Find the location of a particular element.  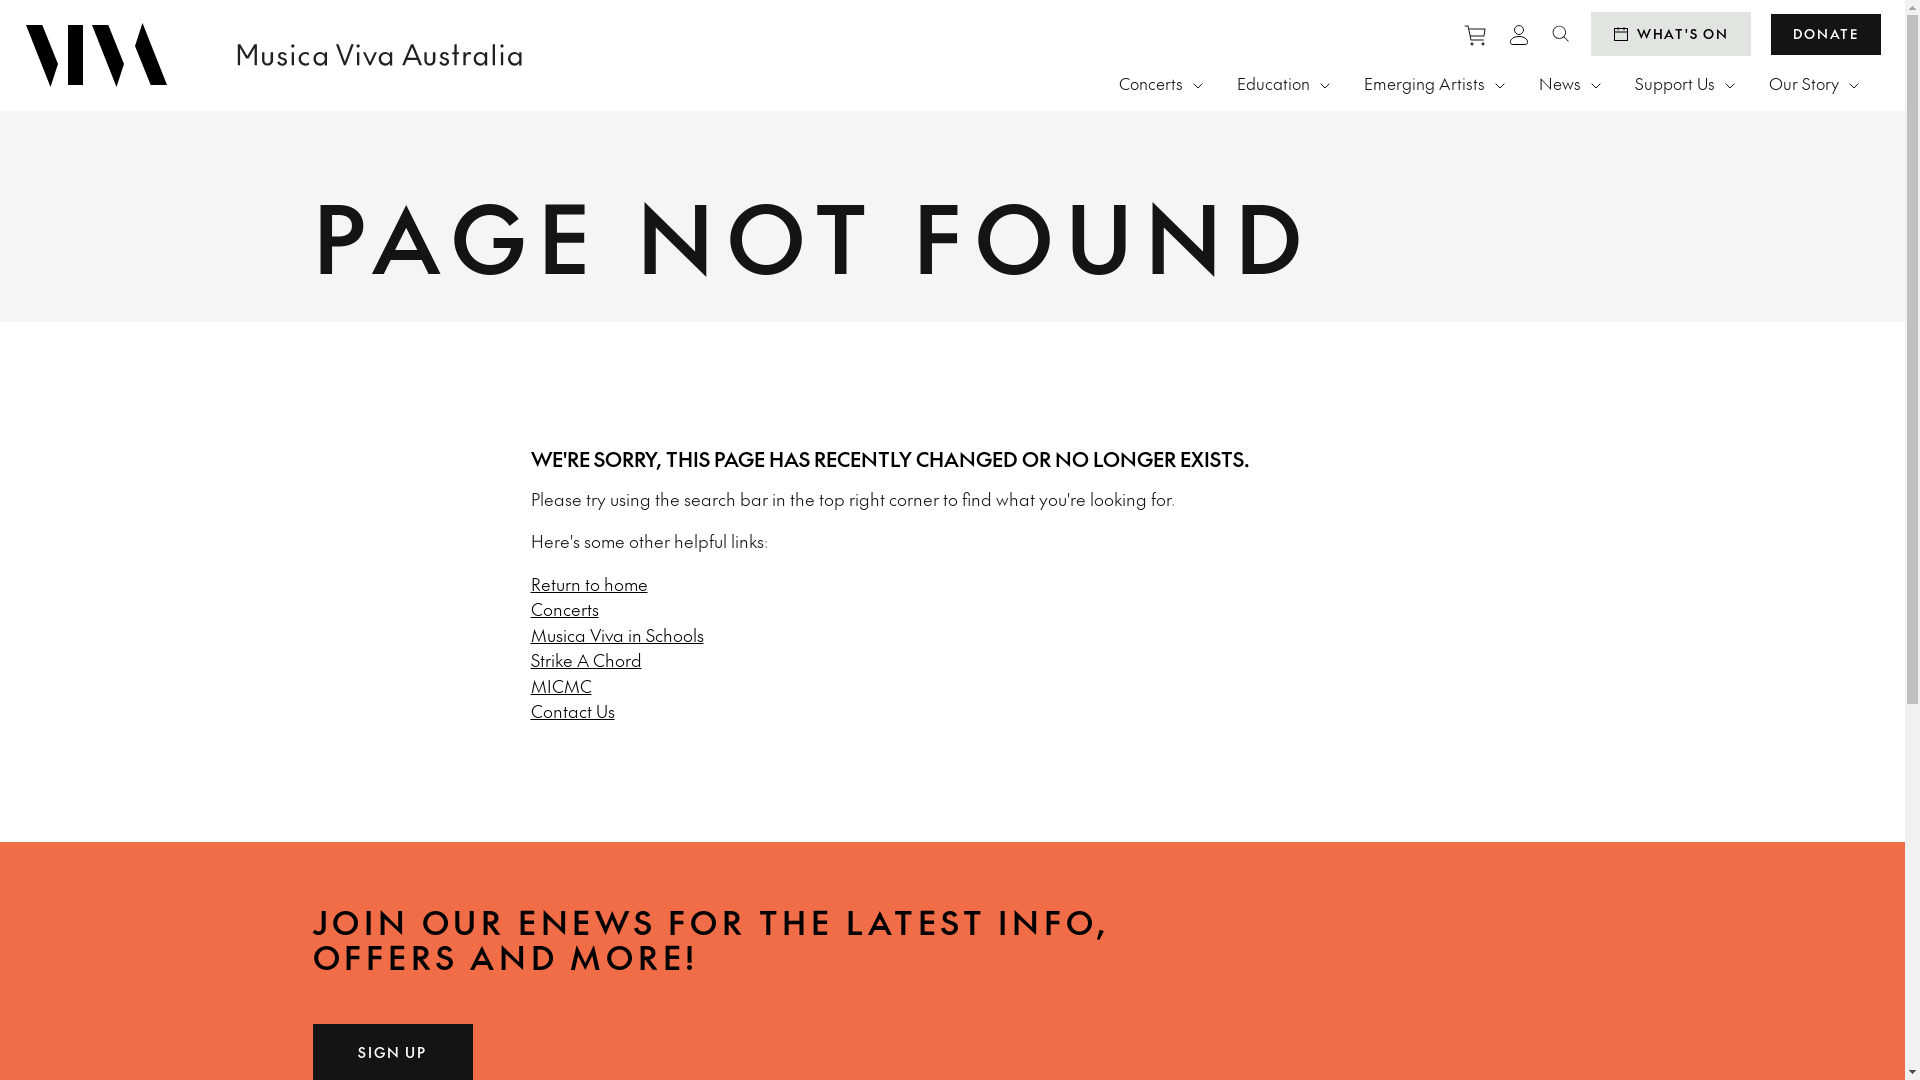

'Return to home' is located at coordinates (587, 583).